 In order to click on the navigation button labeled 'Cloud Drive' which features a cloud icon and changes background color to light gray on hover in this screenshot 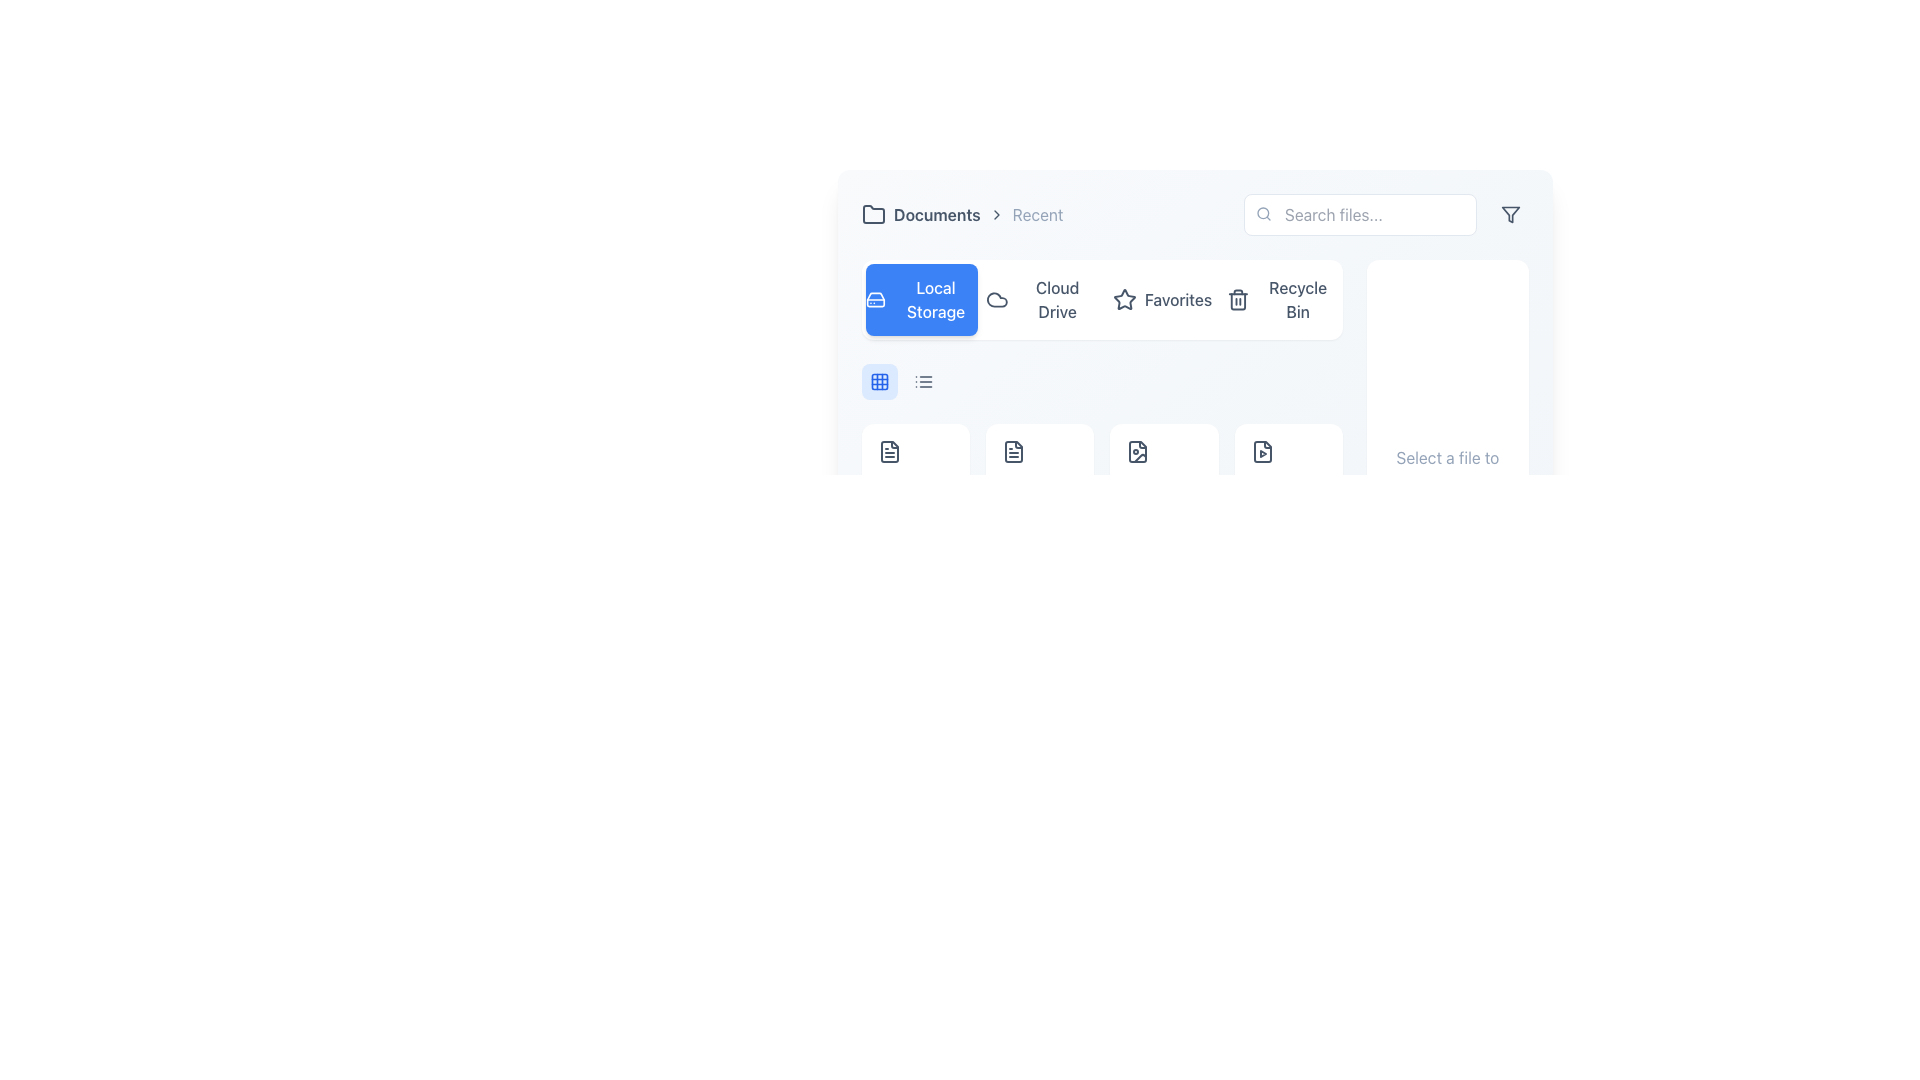, I will do `click(1041, 300)`.